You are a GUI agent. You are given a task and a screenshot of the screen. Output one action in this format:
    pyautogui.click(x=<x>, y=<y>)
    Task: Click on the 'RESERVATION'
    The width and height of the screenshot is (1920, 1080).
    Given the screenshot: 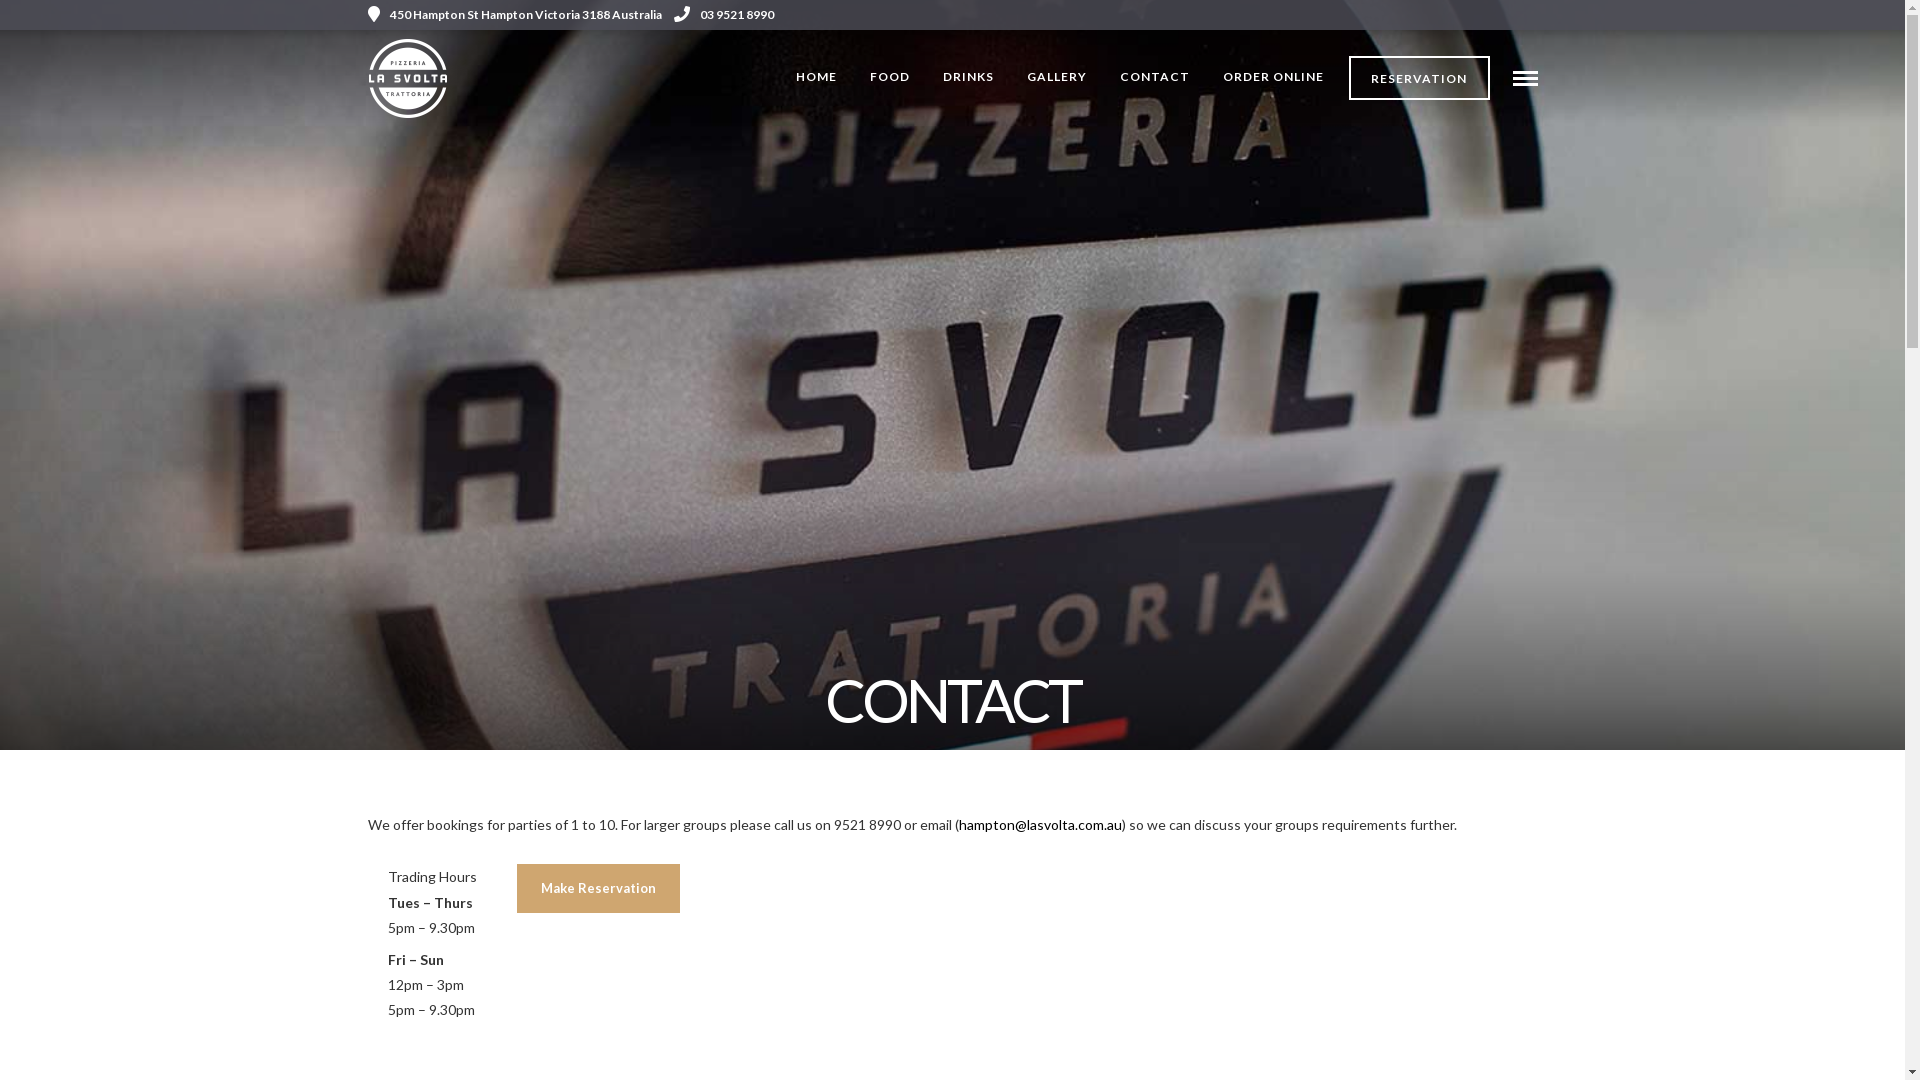 What is the action you would take?
    pyautogui.click(x=1418, y=77)
    